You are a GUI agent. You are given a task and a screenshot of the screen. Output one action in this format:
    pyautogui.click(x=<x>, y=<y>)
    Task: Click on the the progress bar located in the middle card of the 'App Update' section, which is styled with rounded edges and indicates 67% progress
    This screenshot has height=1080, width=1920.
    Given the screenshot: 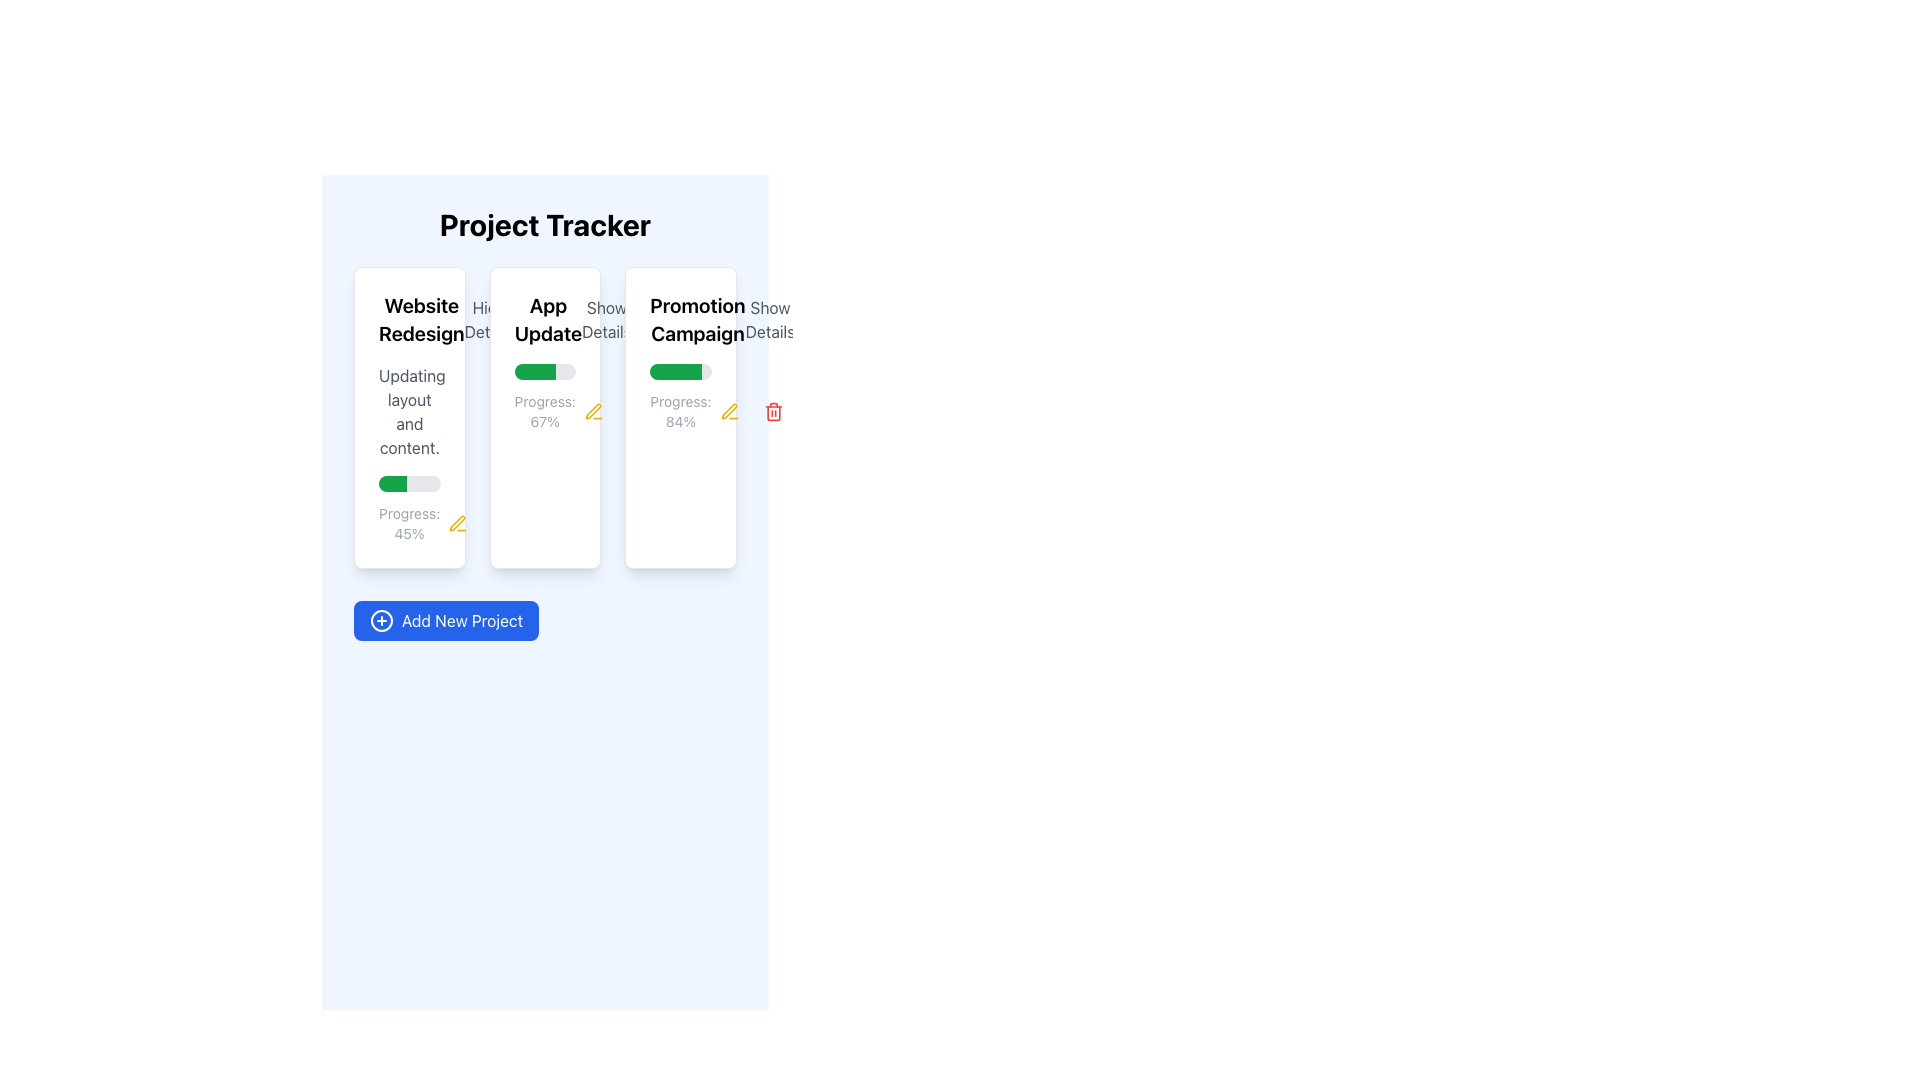 What is the action you would take?
    pyautogui.click(x=545, y=371)
    